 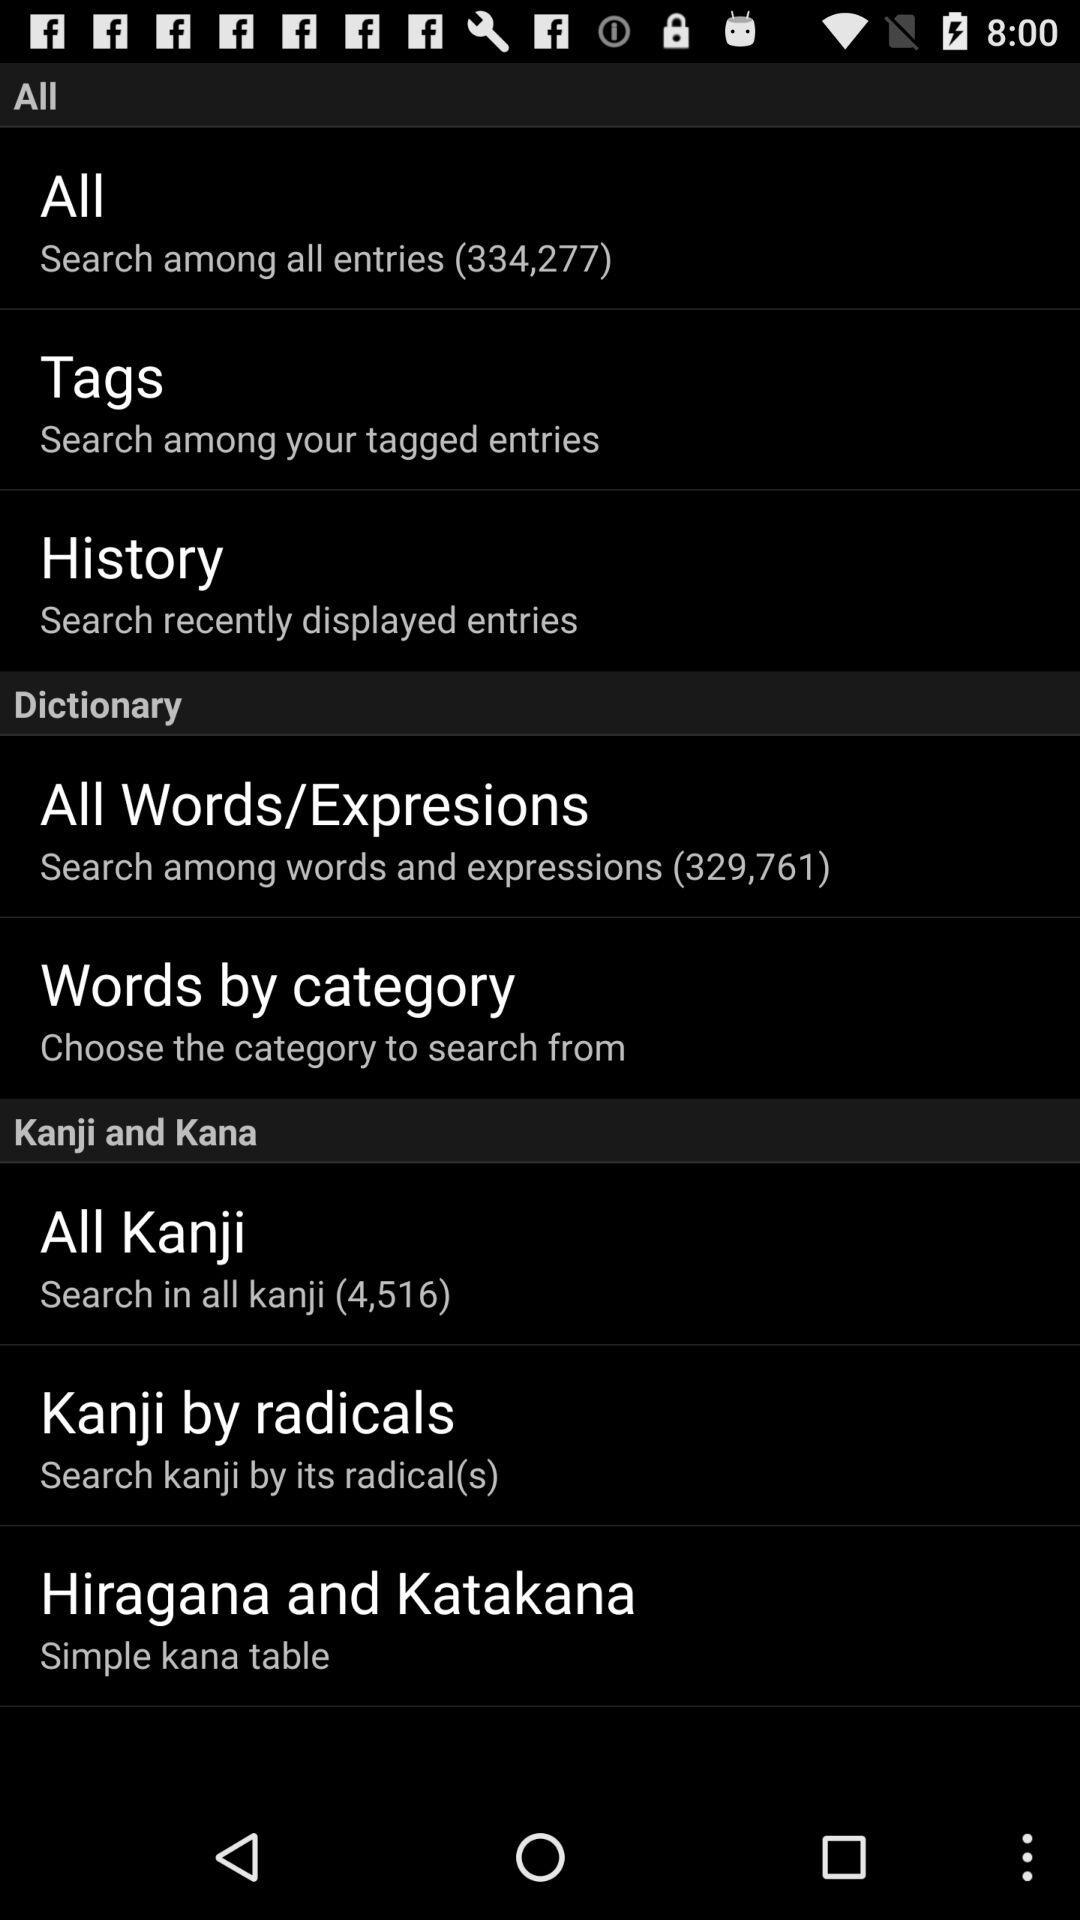 I want to click on all words/expresions icon, so click(x=559, y=802).